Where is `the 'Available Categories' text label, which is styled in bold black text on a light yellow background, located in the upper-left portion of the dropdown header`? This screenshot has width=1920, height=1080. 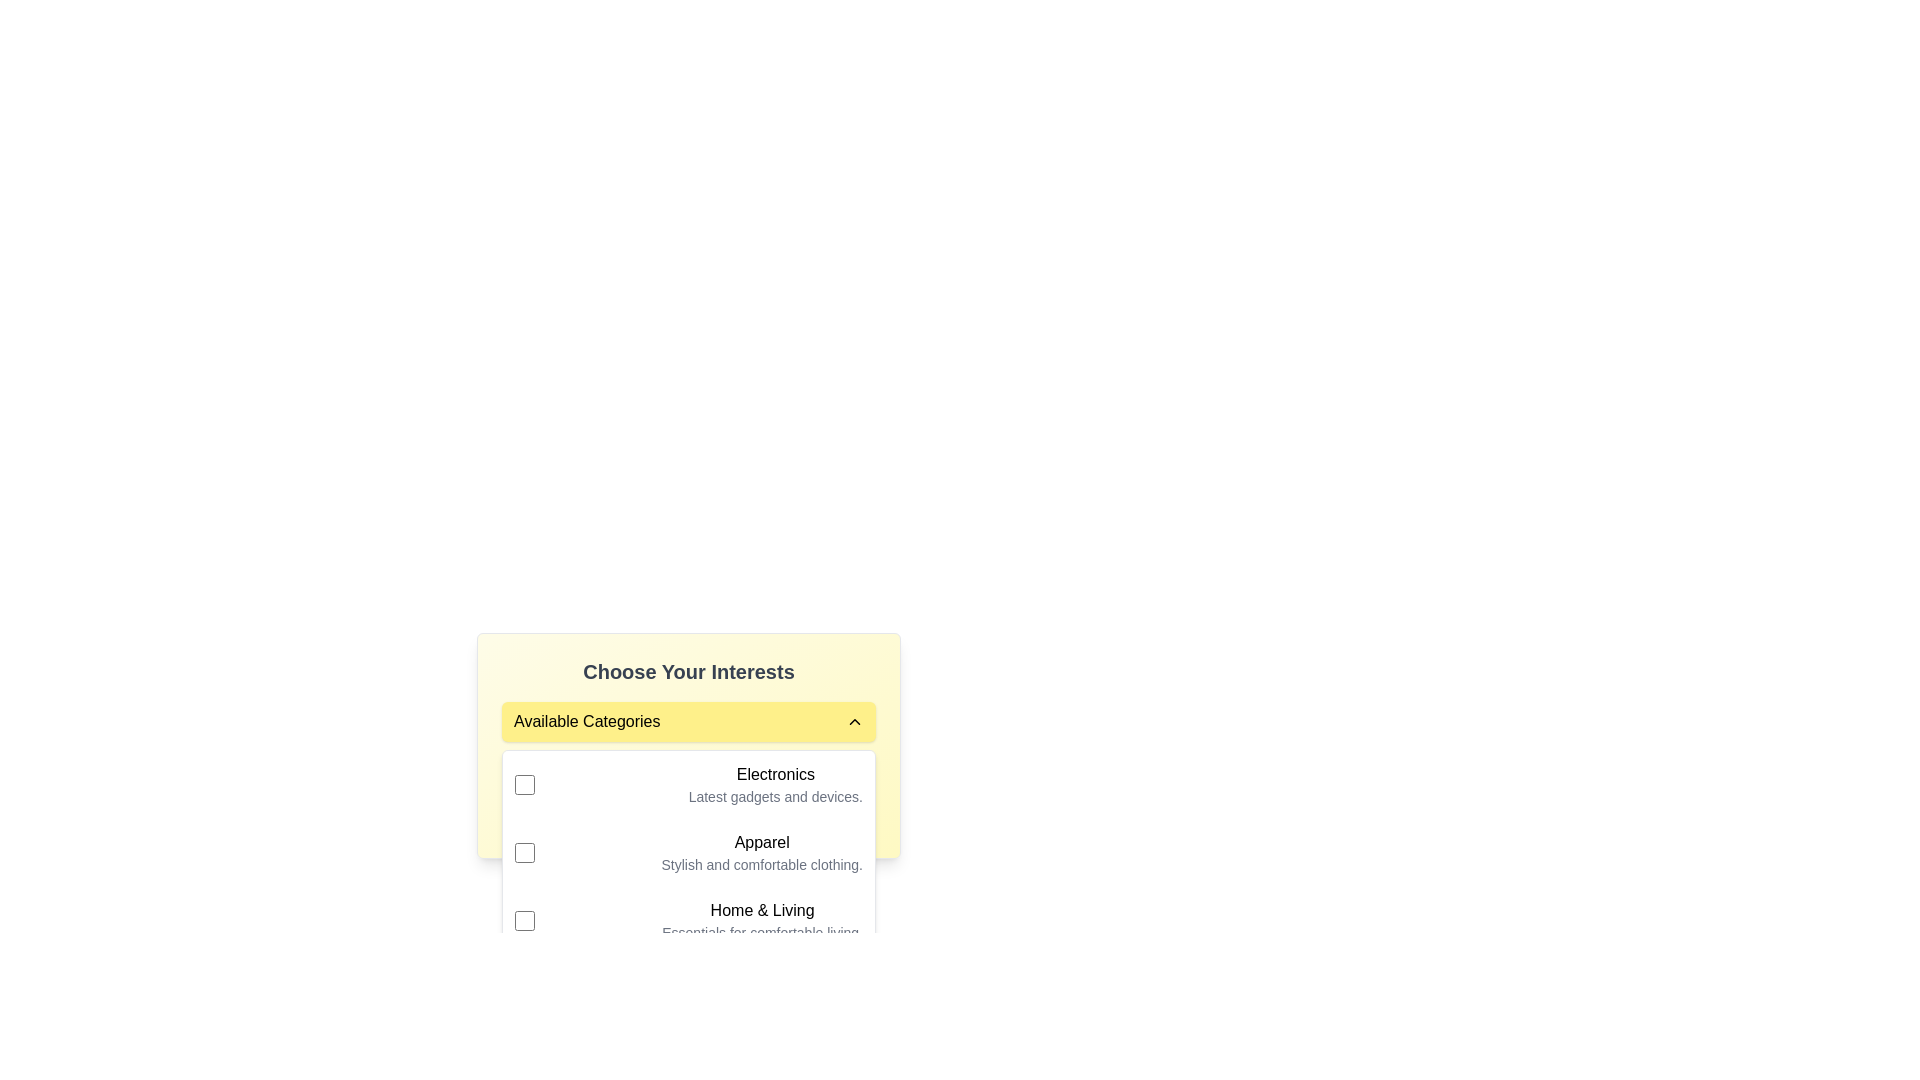 the 'Available Categories' text label, which is styled in bold black text on a light yellow background, located in the upper-left portion of the dropdown header is located at coordinates (586, 721).